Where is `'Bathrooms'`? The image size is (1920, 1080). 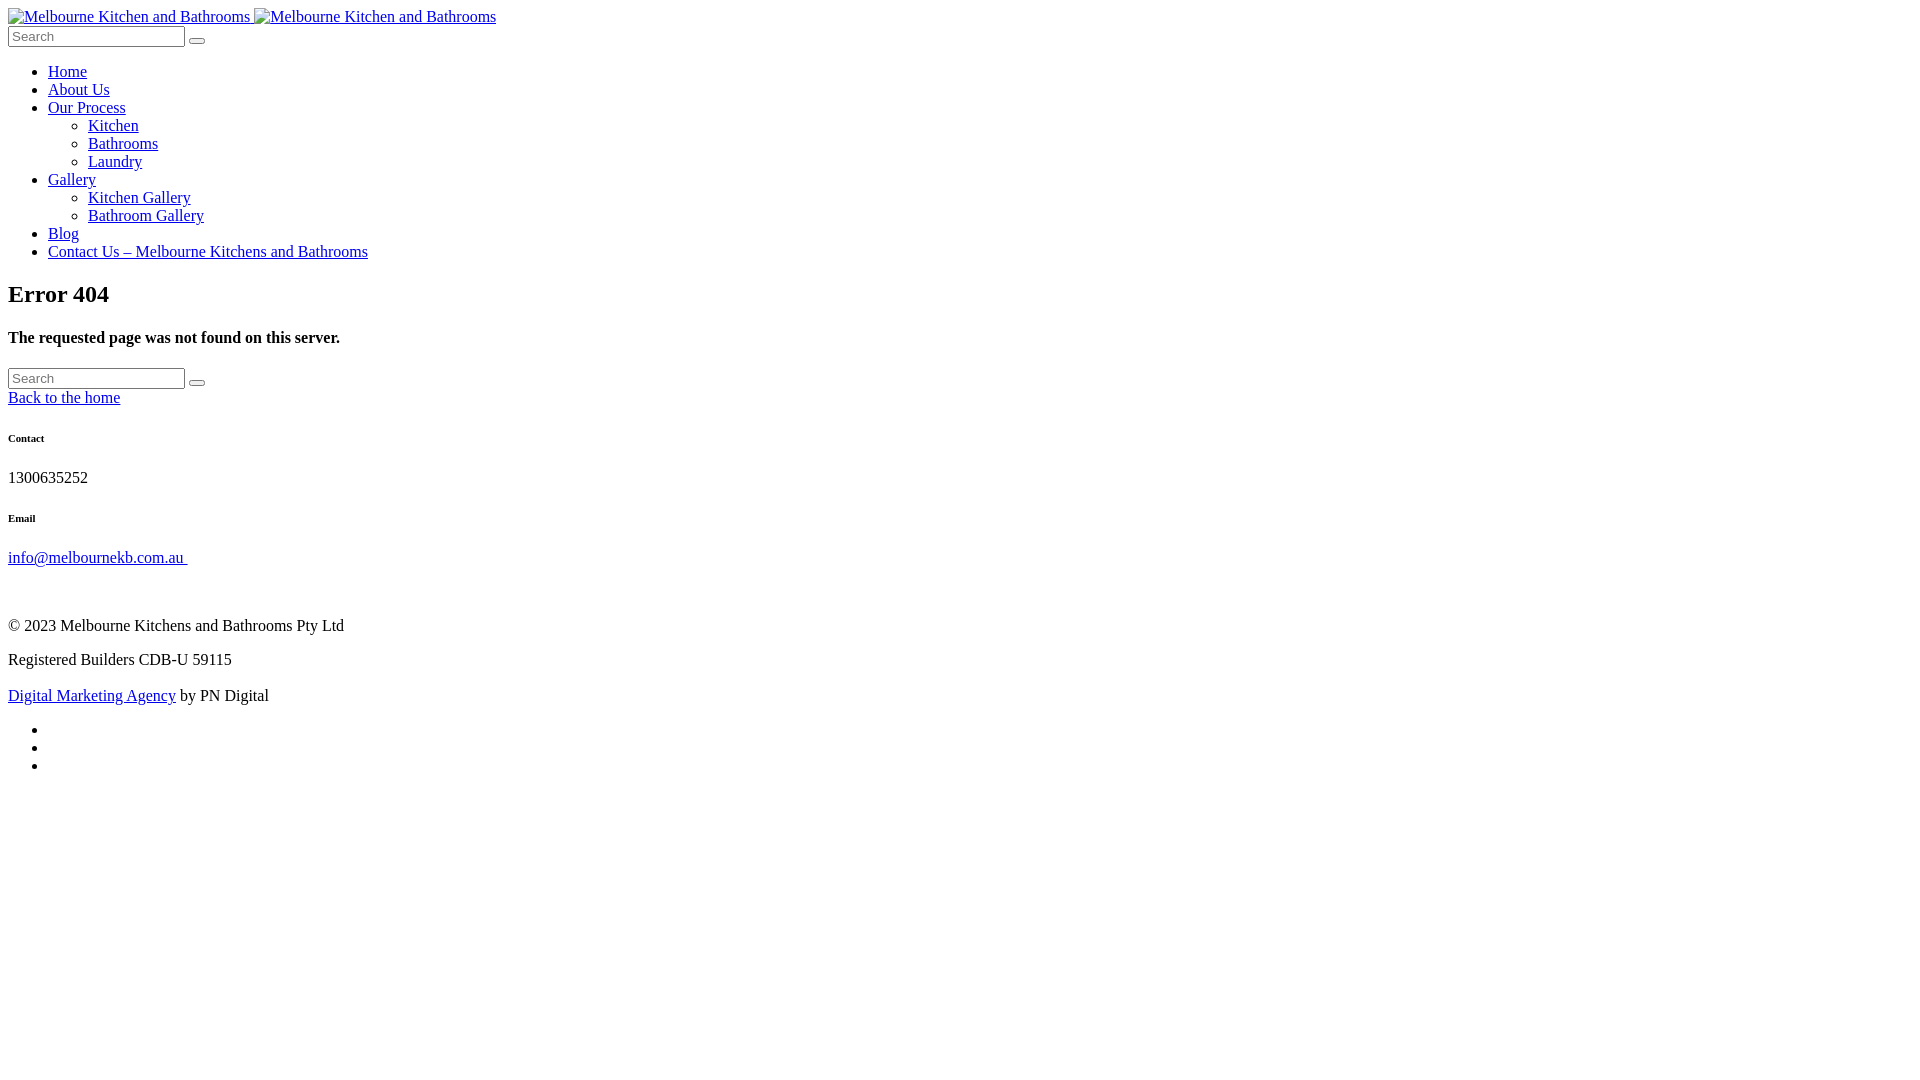 'Bathrooms' is located at coordinates (122, 142).